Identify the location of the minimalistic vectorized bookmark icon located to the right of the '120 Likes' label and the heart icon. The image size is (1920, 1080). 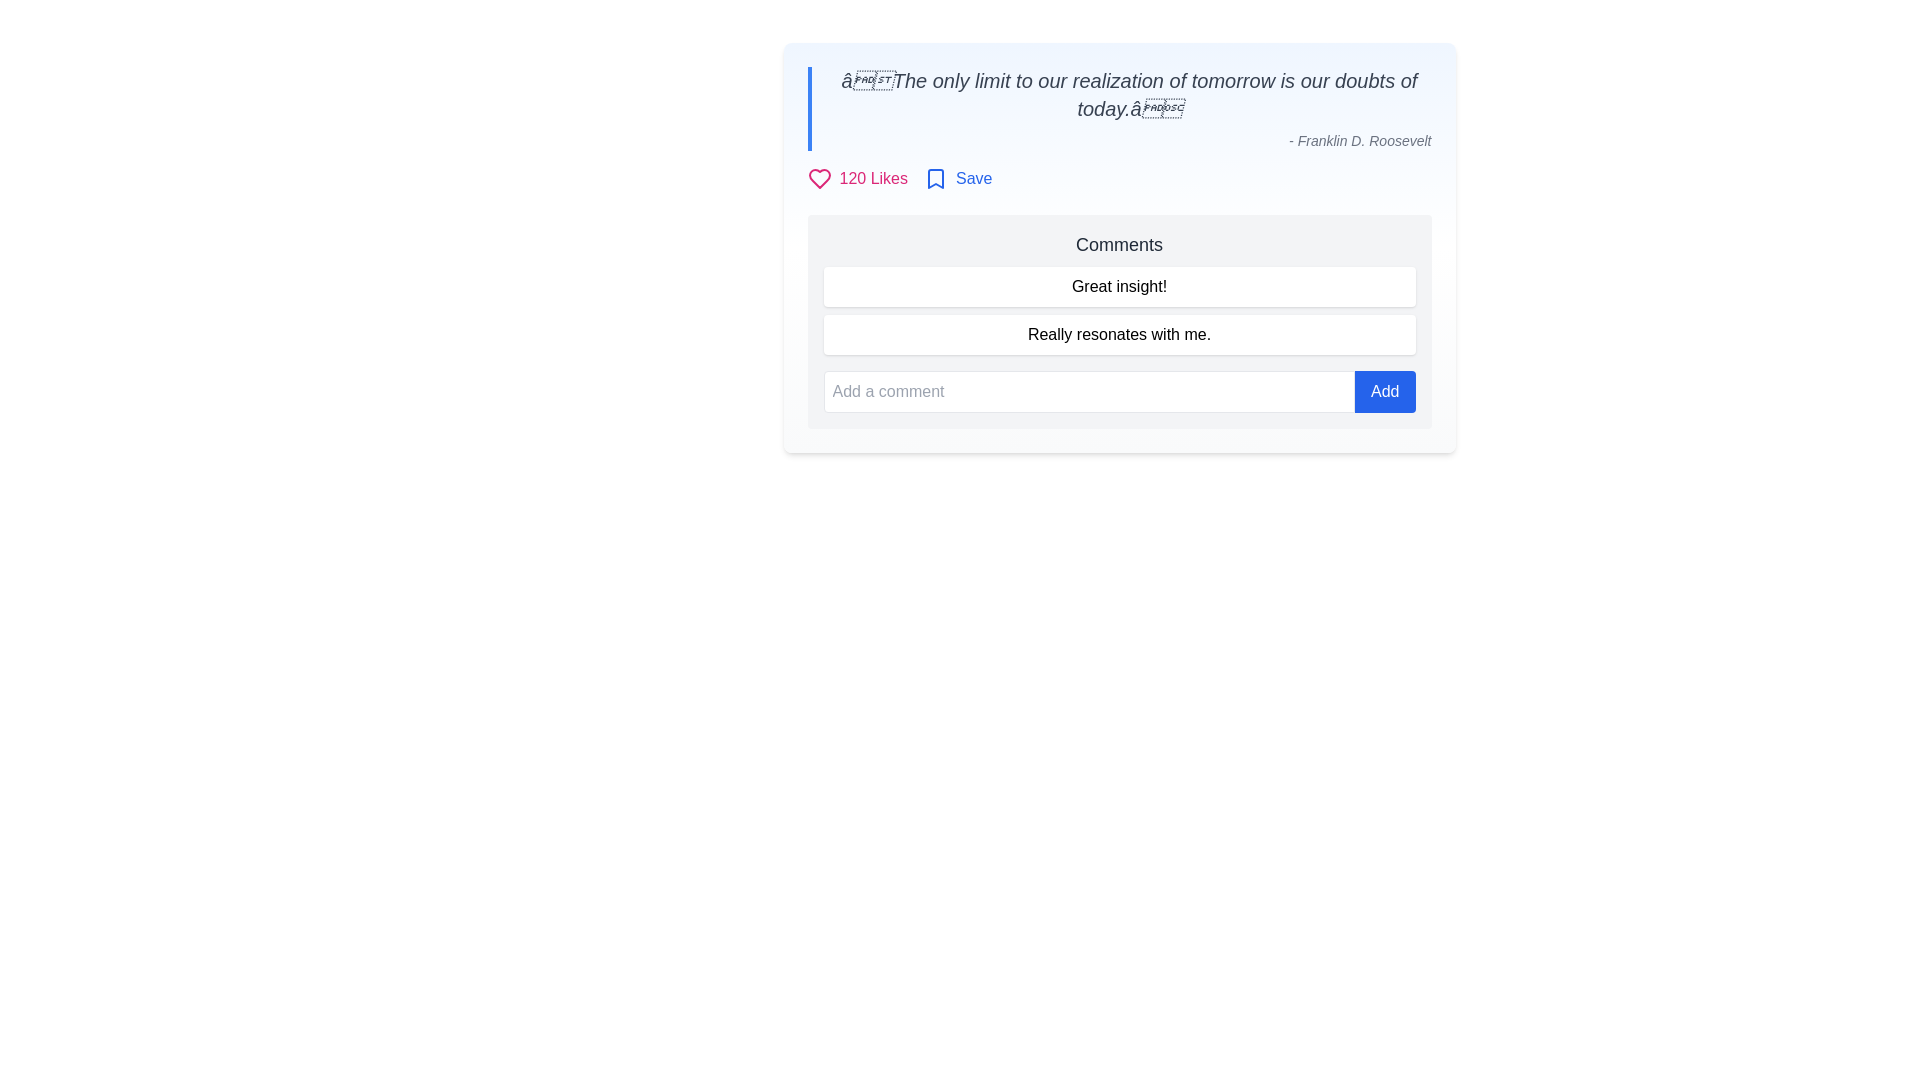
(935, 177).